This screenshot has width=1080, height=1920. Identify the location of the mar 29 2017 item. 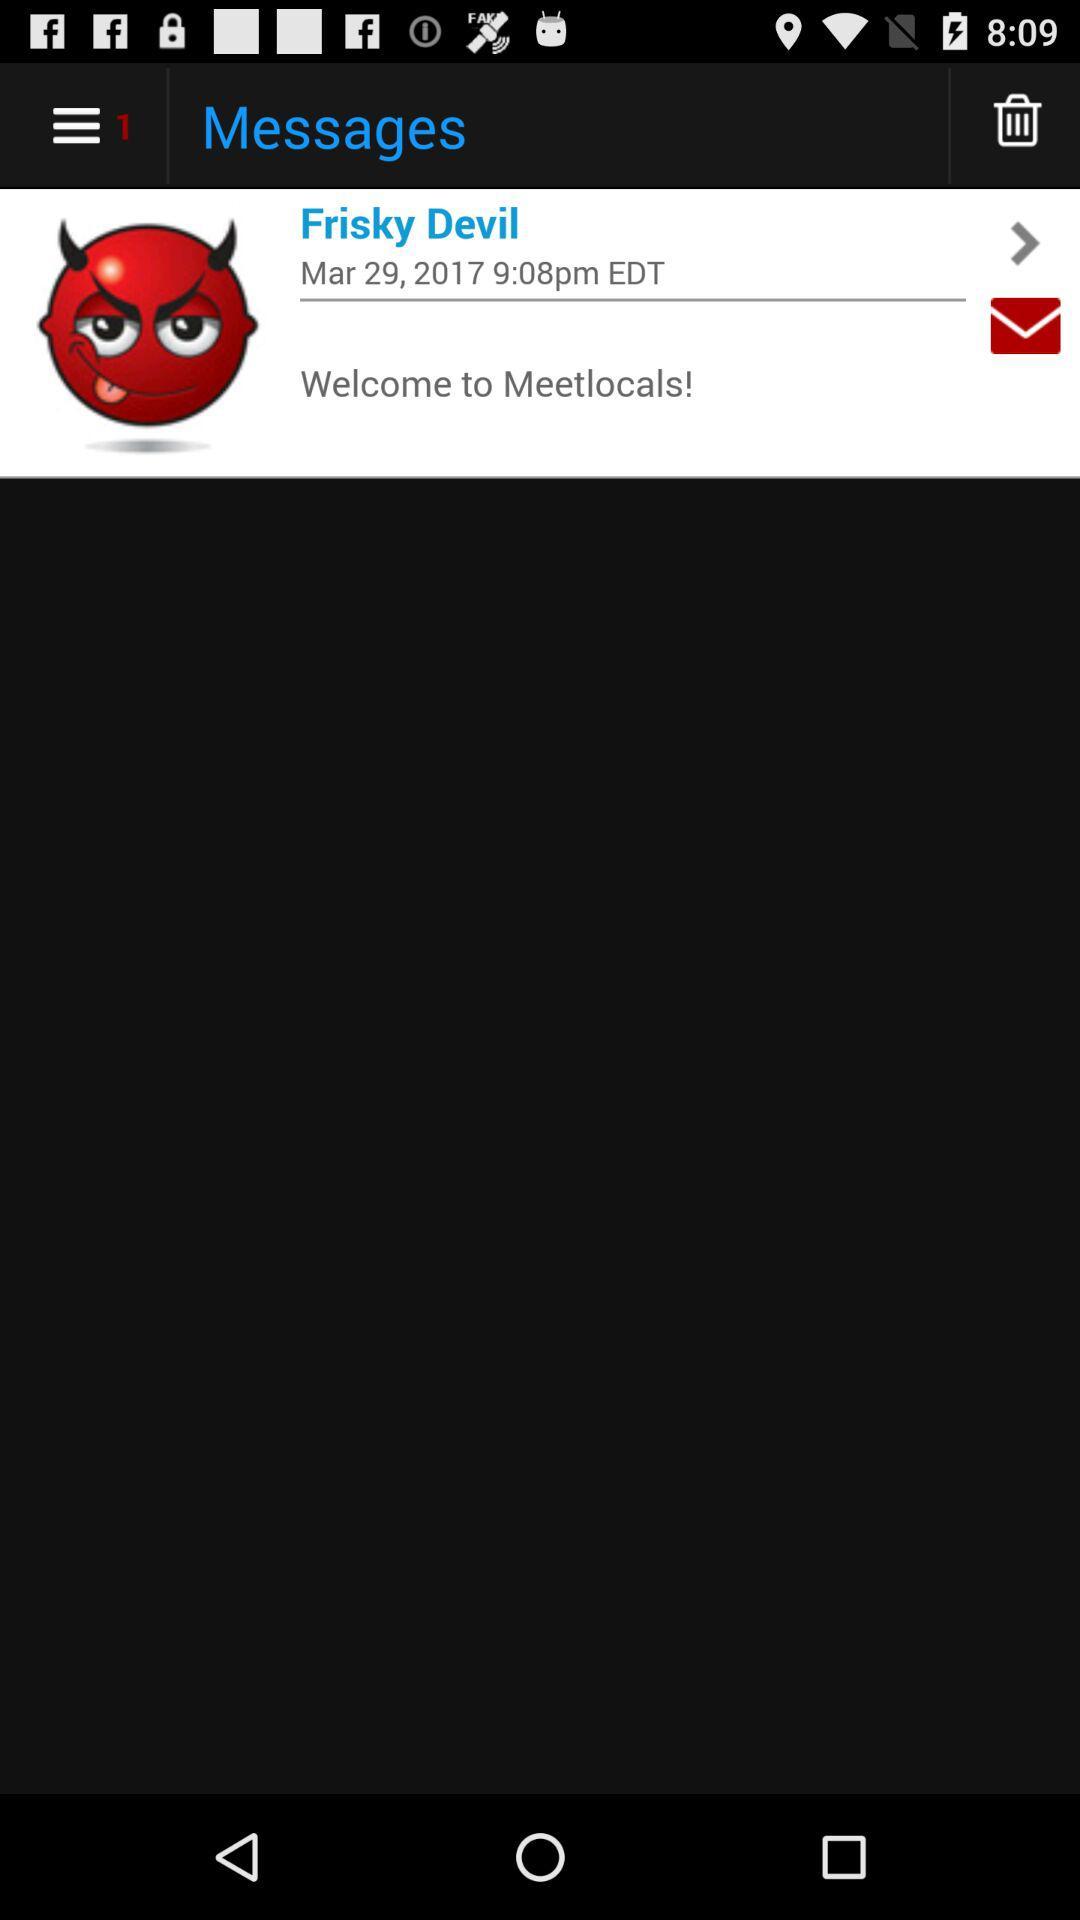
(632, 270).